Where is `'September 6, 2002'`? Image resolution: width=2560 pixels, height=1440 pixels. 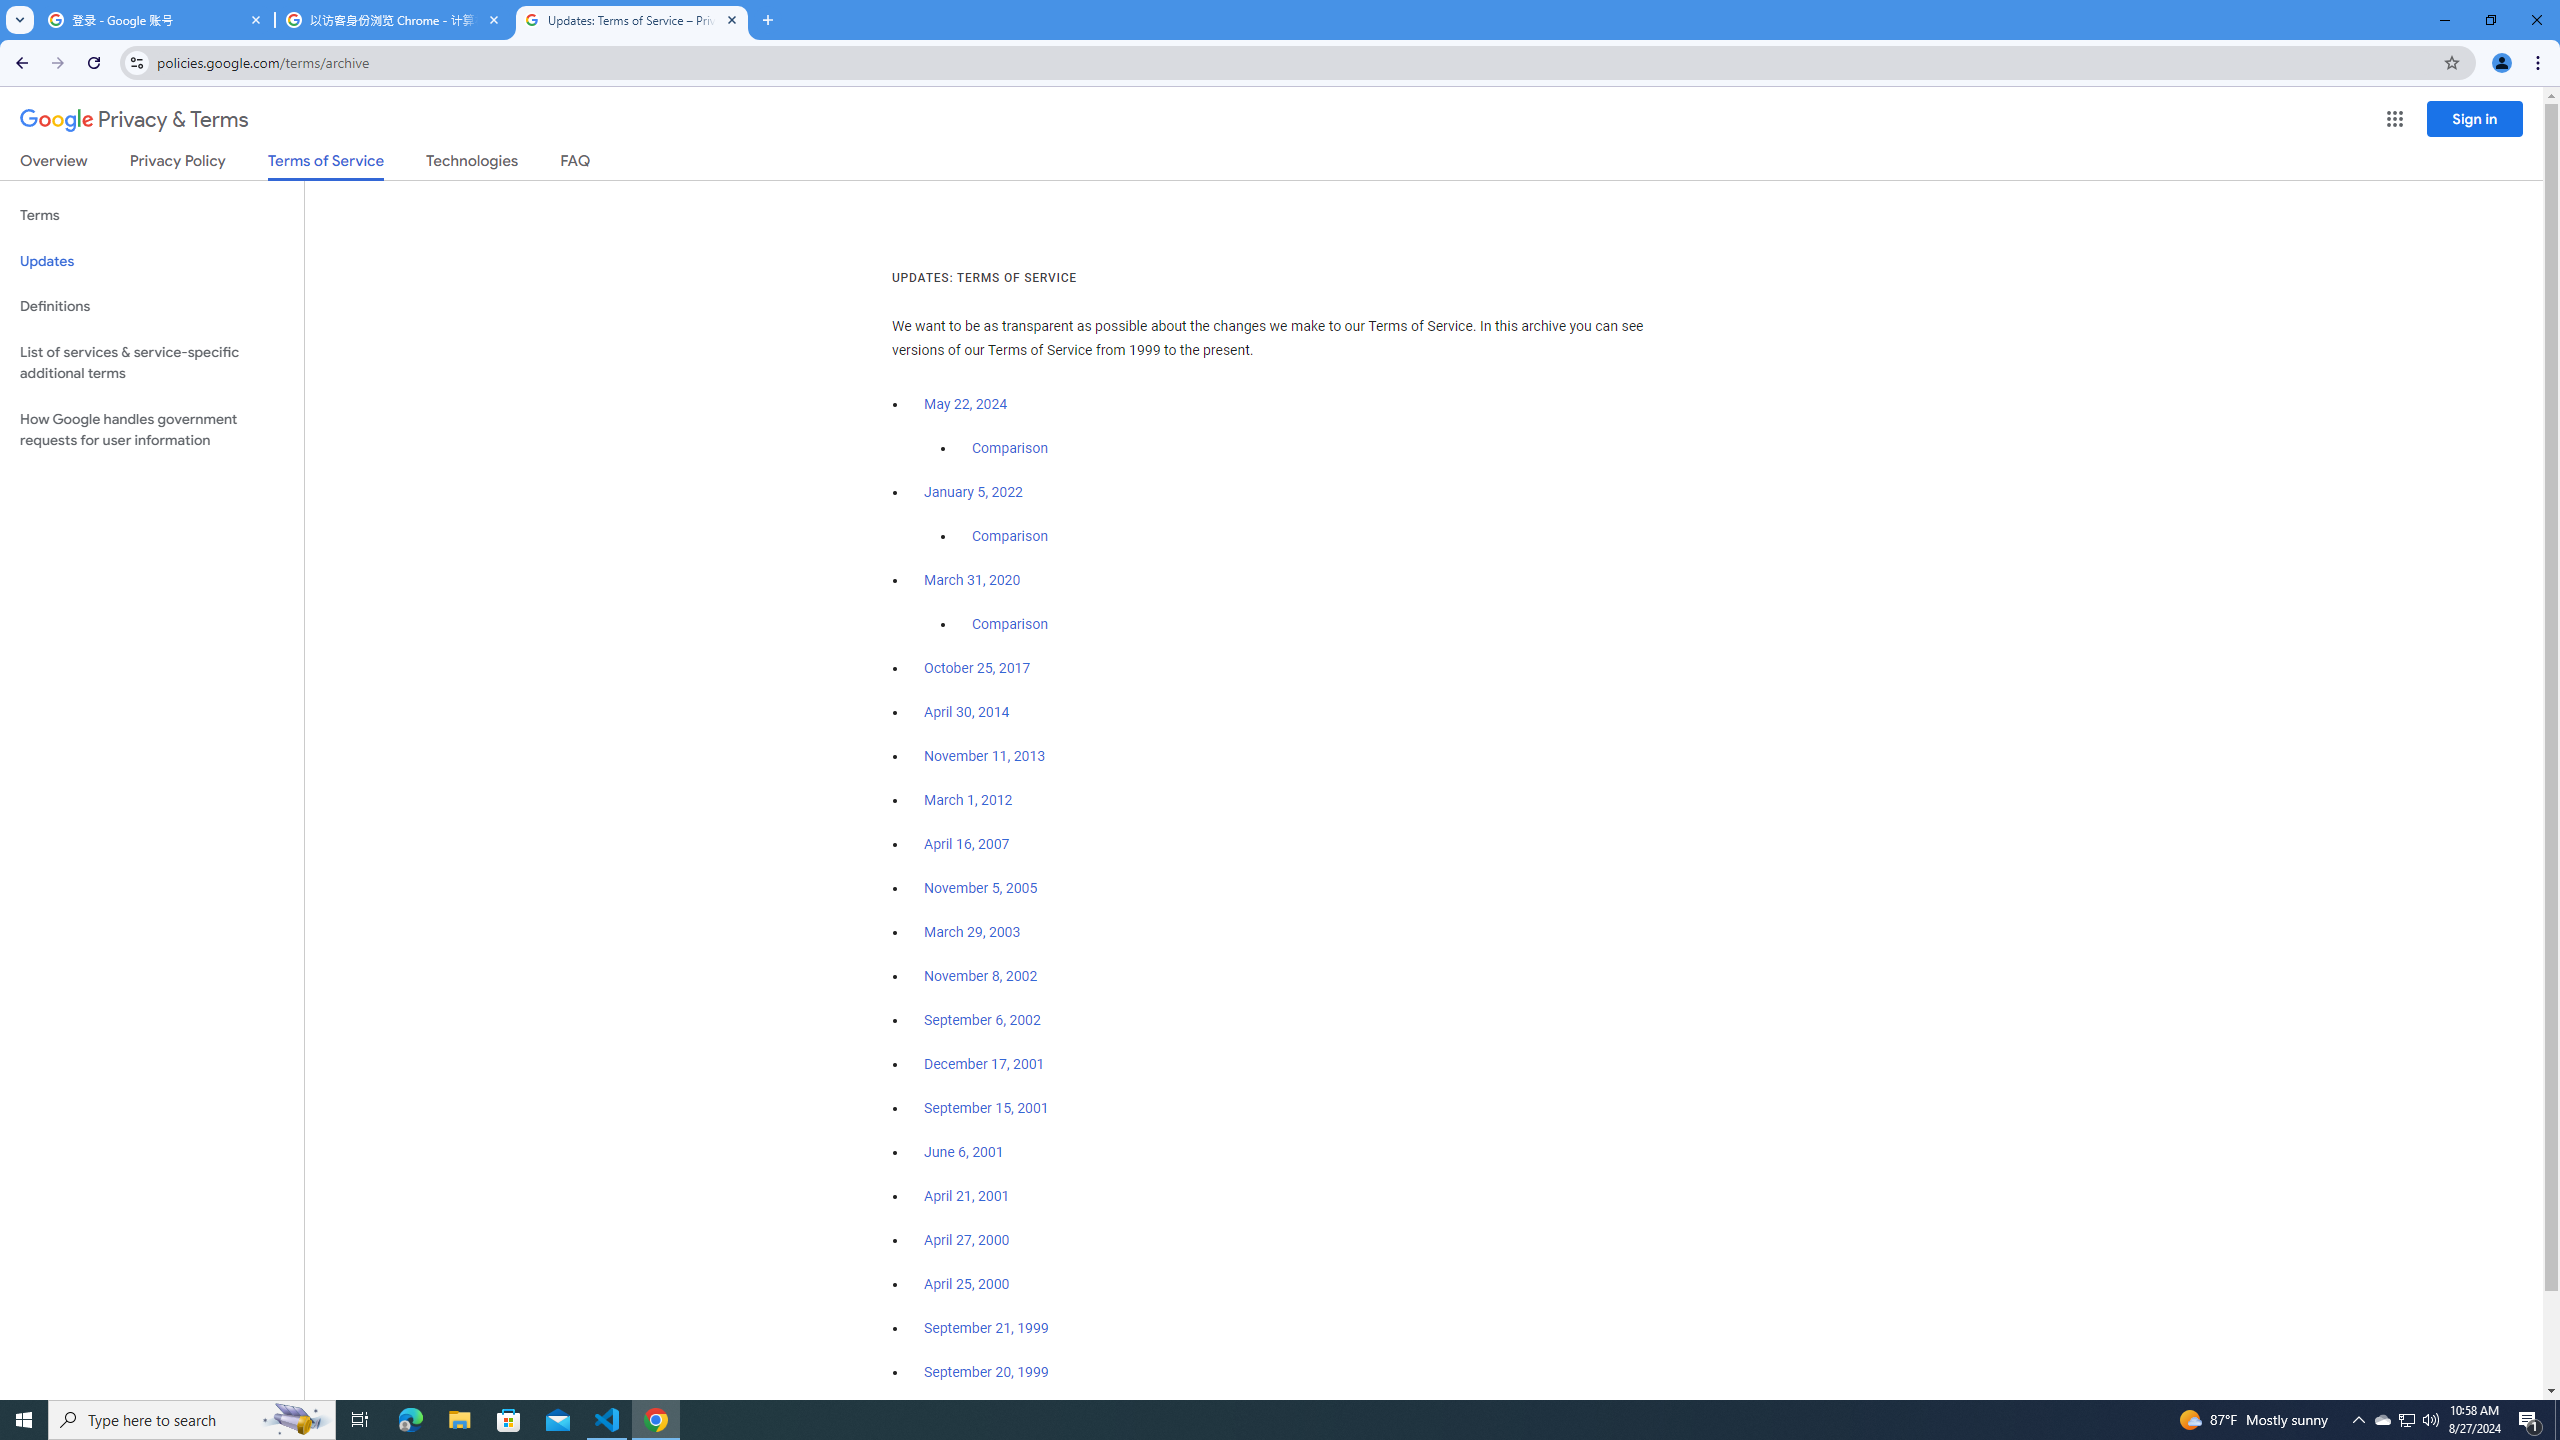
'September 6, 2002' is located at coordinates (982, 1019).